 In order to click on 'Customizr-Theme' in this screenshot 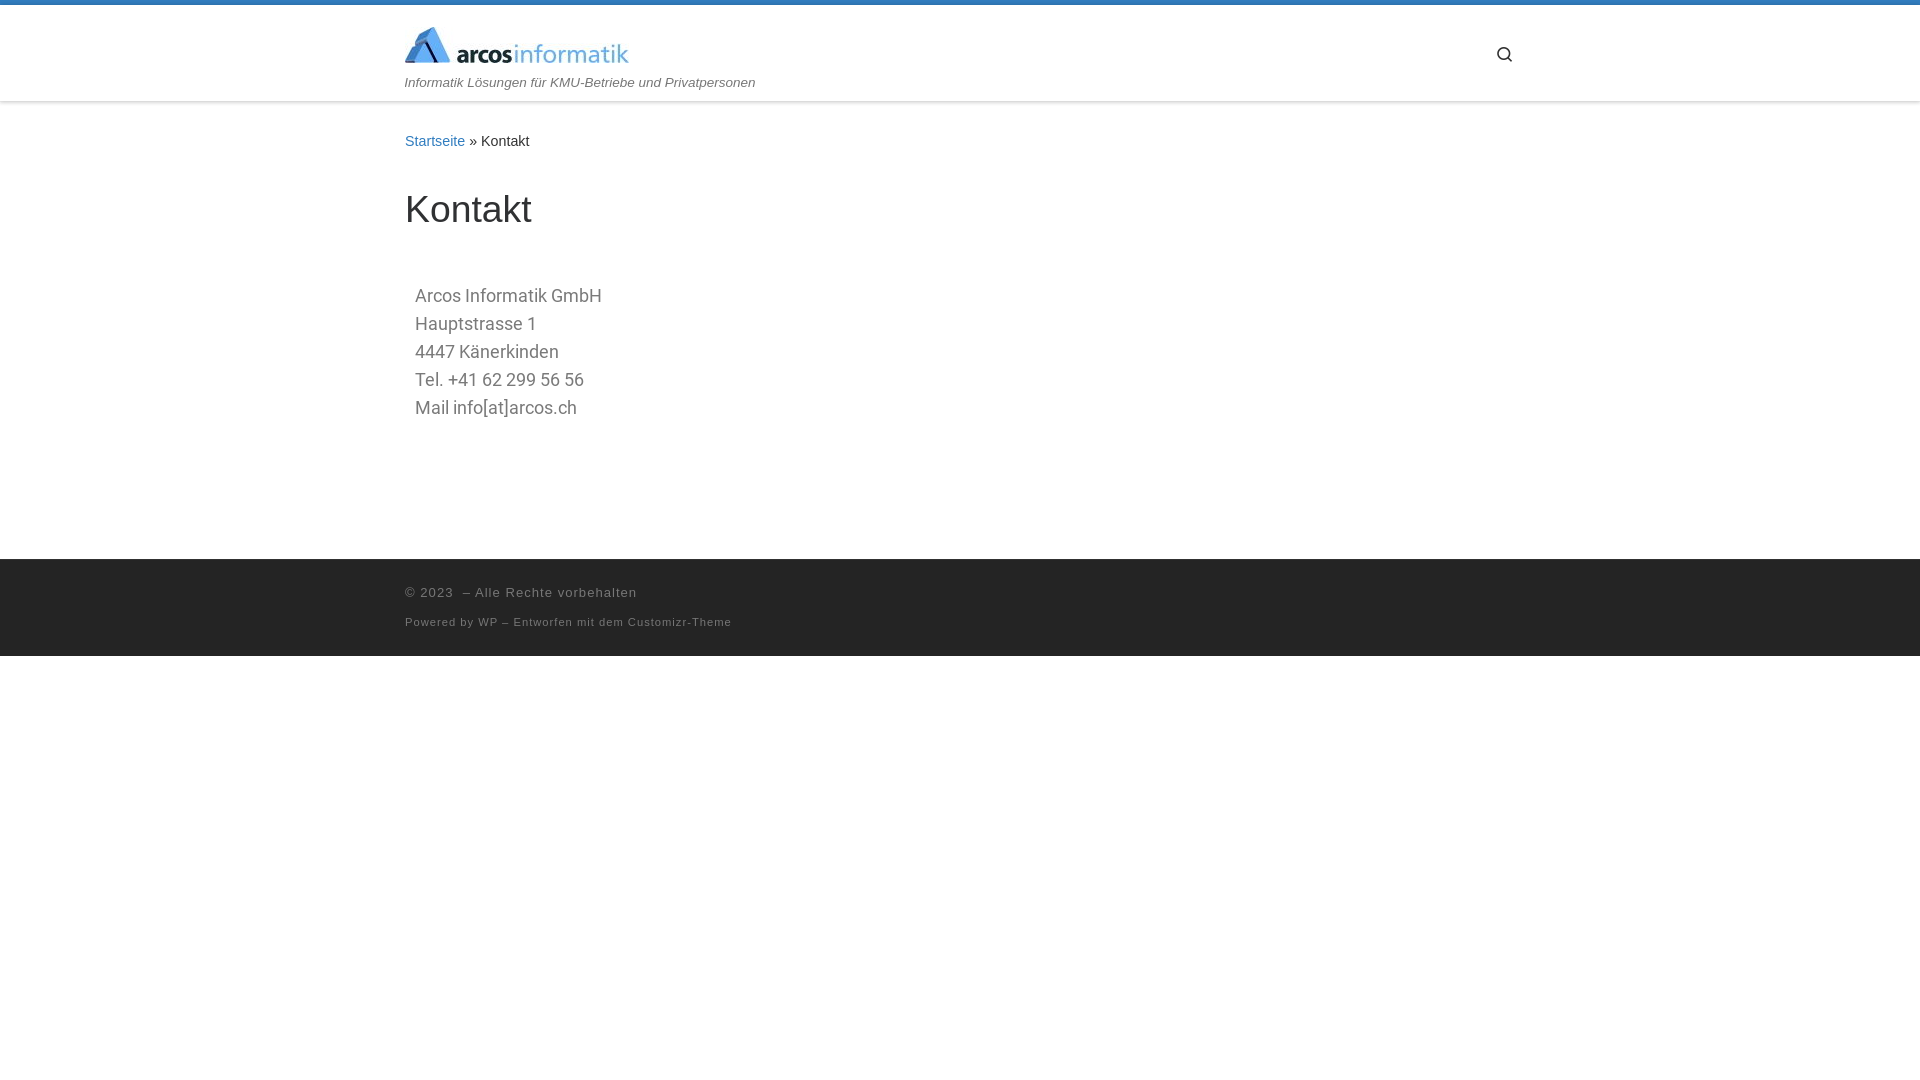, I will do `click(680, 620)`.